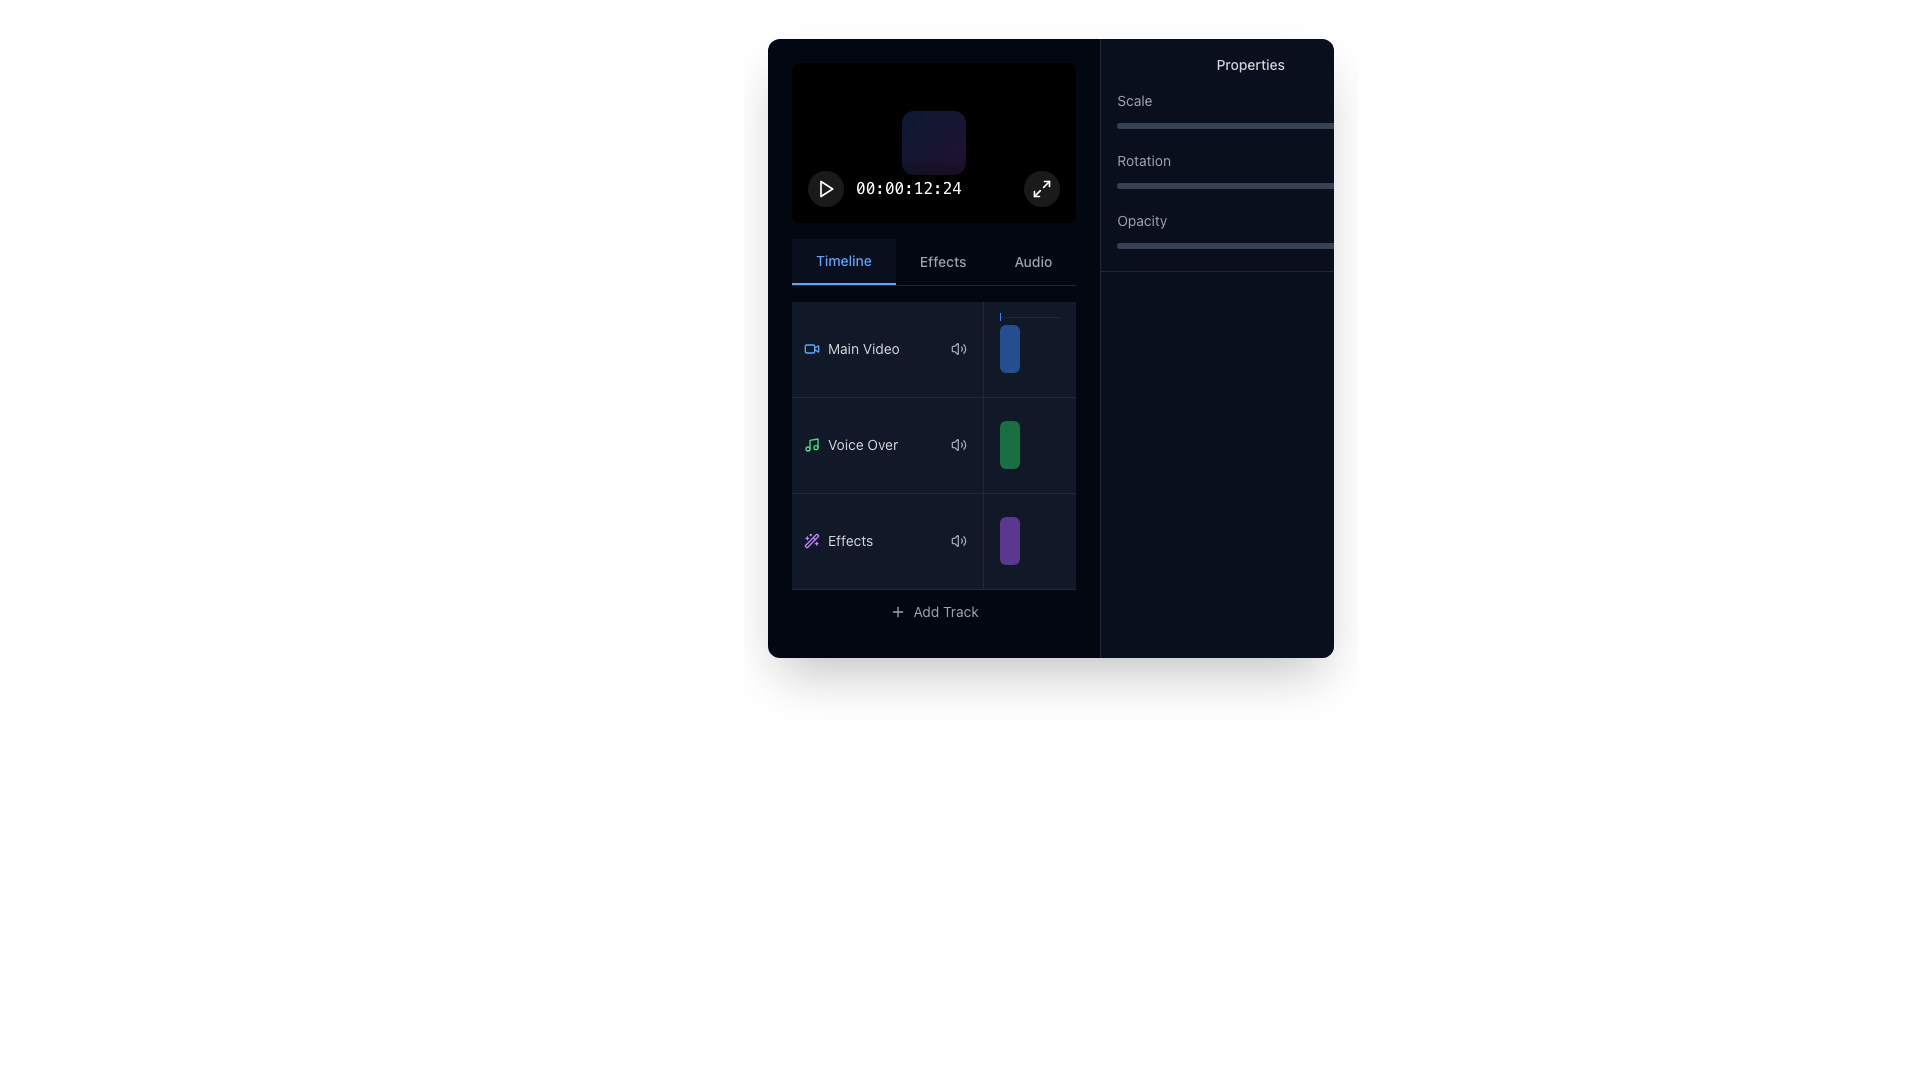  Describe the element at coordinates (942, 260) in the screenshot. I see `the Effects tab` at that location.